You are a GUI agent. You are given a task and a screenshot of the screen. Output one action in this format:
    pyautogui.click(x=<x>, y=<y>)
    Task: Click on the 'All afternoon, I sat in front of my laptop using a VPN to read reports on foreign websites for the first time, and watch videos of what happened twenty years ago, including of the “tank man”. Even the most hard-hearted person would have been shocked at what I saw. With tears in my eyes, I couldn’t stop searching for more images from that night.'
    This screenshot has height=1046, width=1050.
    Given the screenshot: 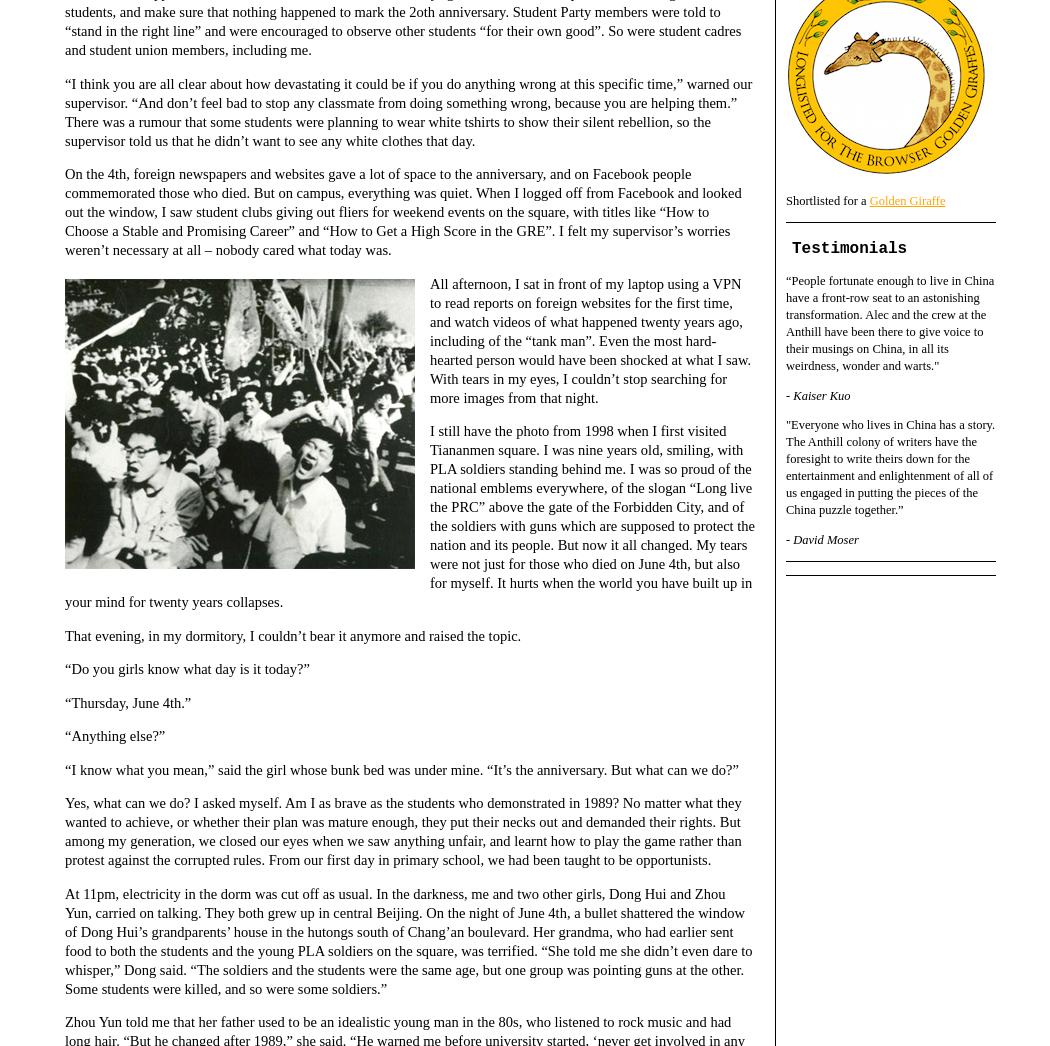 What is the action you would take?
    pyautogui.click(x=589, y=338)
    